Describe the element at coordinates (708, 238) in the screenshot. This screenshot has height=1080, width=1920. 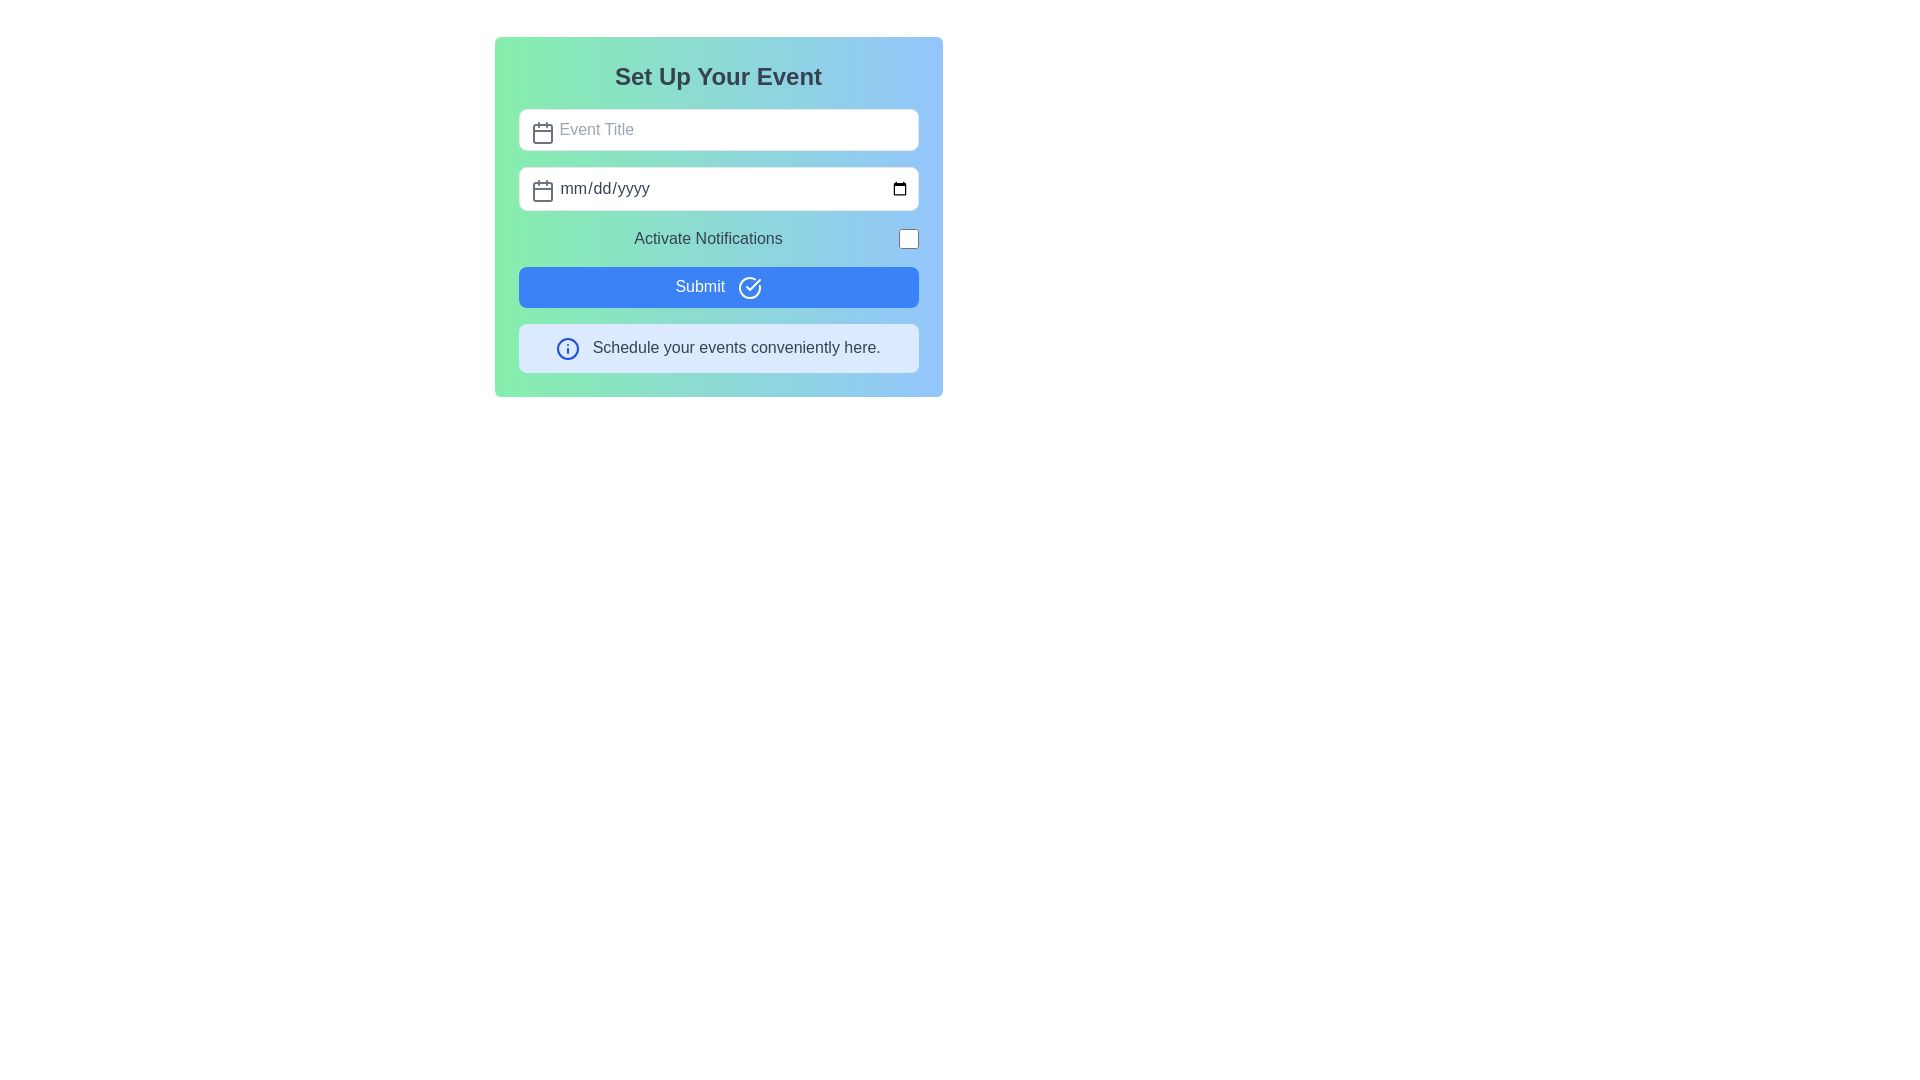
I see `the static text label that indicates the purpose of the checkbox to its right, located in the 'Set Up Your Event' panel, just below the date input field` at that location.